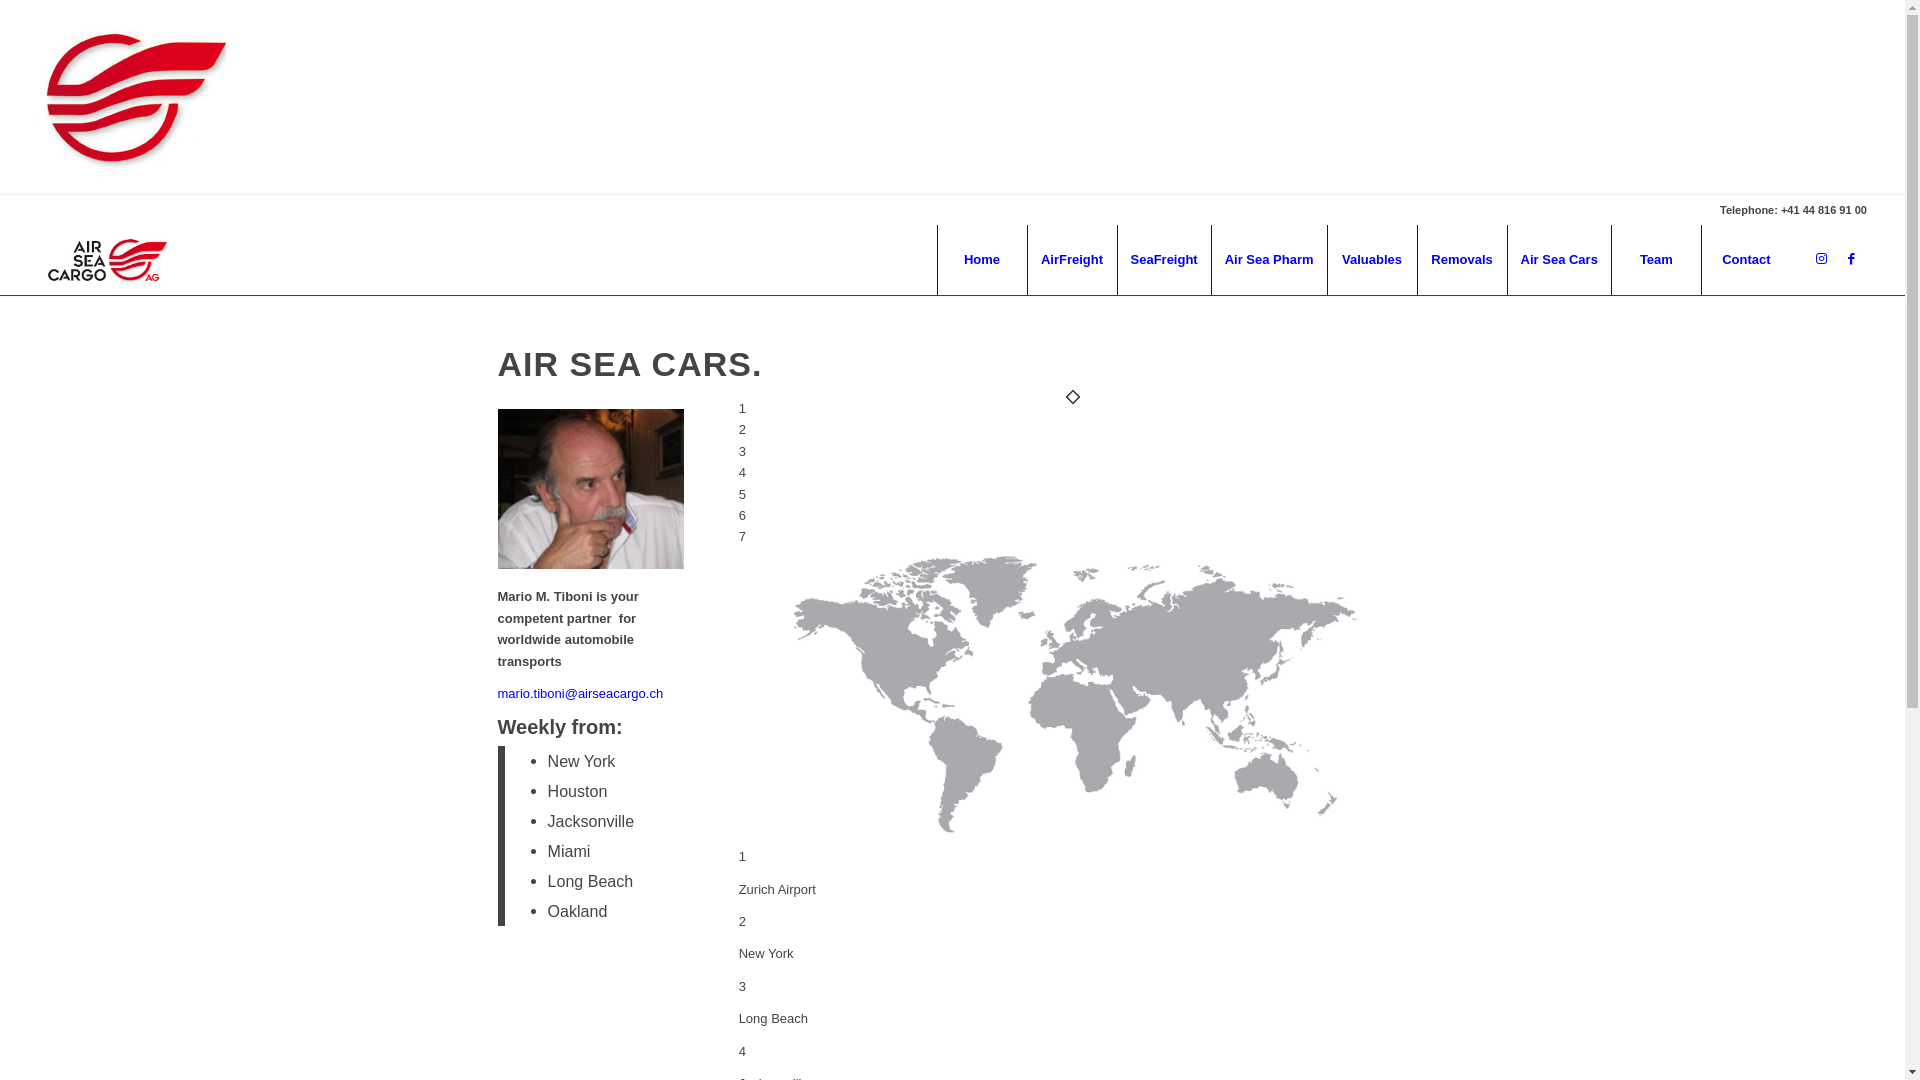 The image size is (1920, 1080). Describe the element at coordinates (1267, 258) in the screenshot. I see `'Air Sea Pharm'` at that location.